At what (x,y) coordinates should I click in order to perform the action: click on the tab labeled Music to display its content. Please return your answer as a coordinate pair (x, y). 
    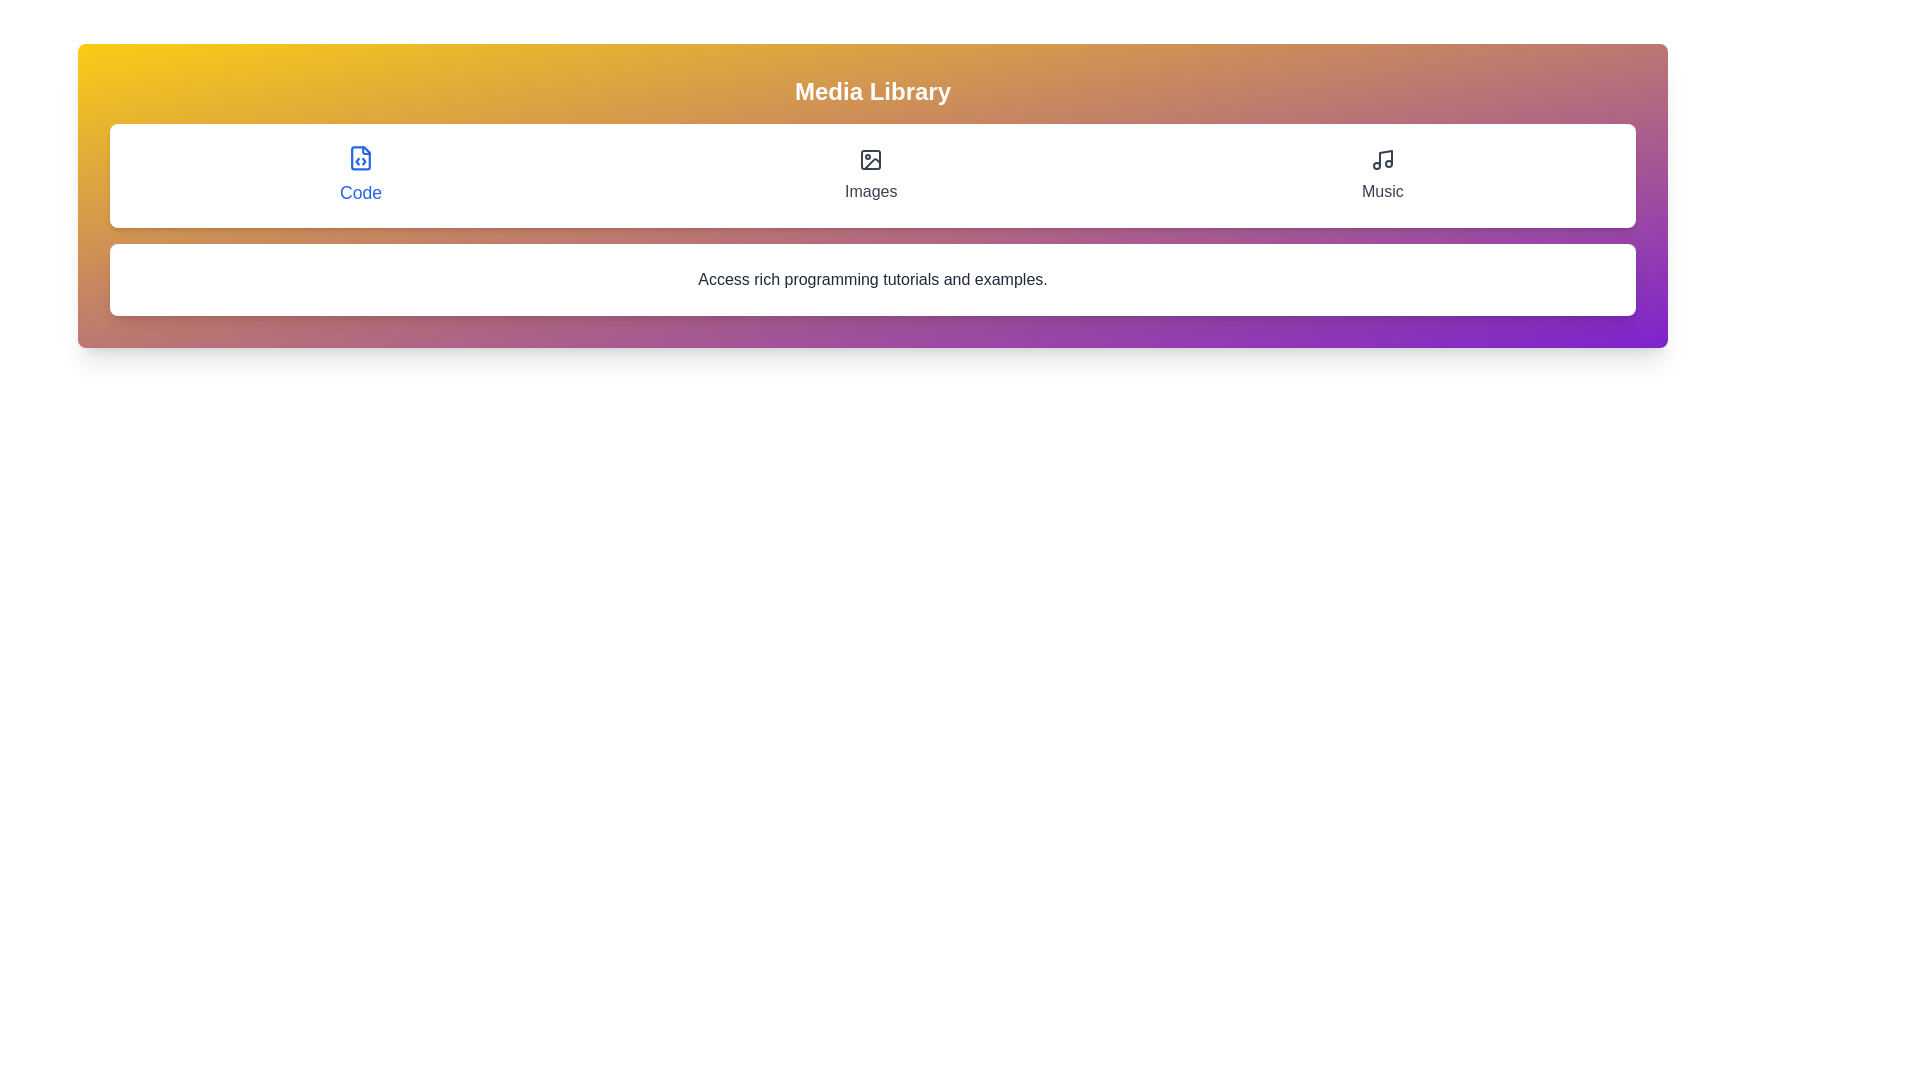
    Looking at the image, I should click on (1381, 175).